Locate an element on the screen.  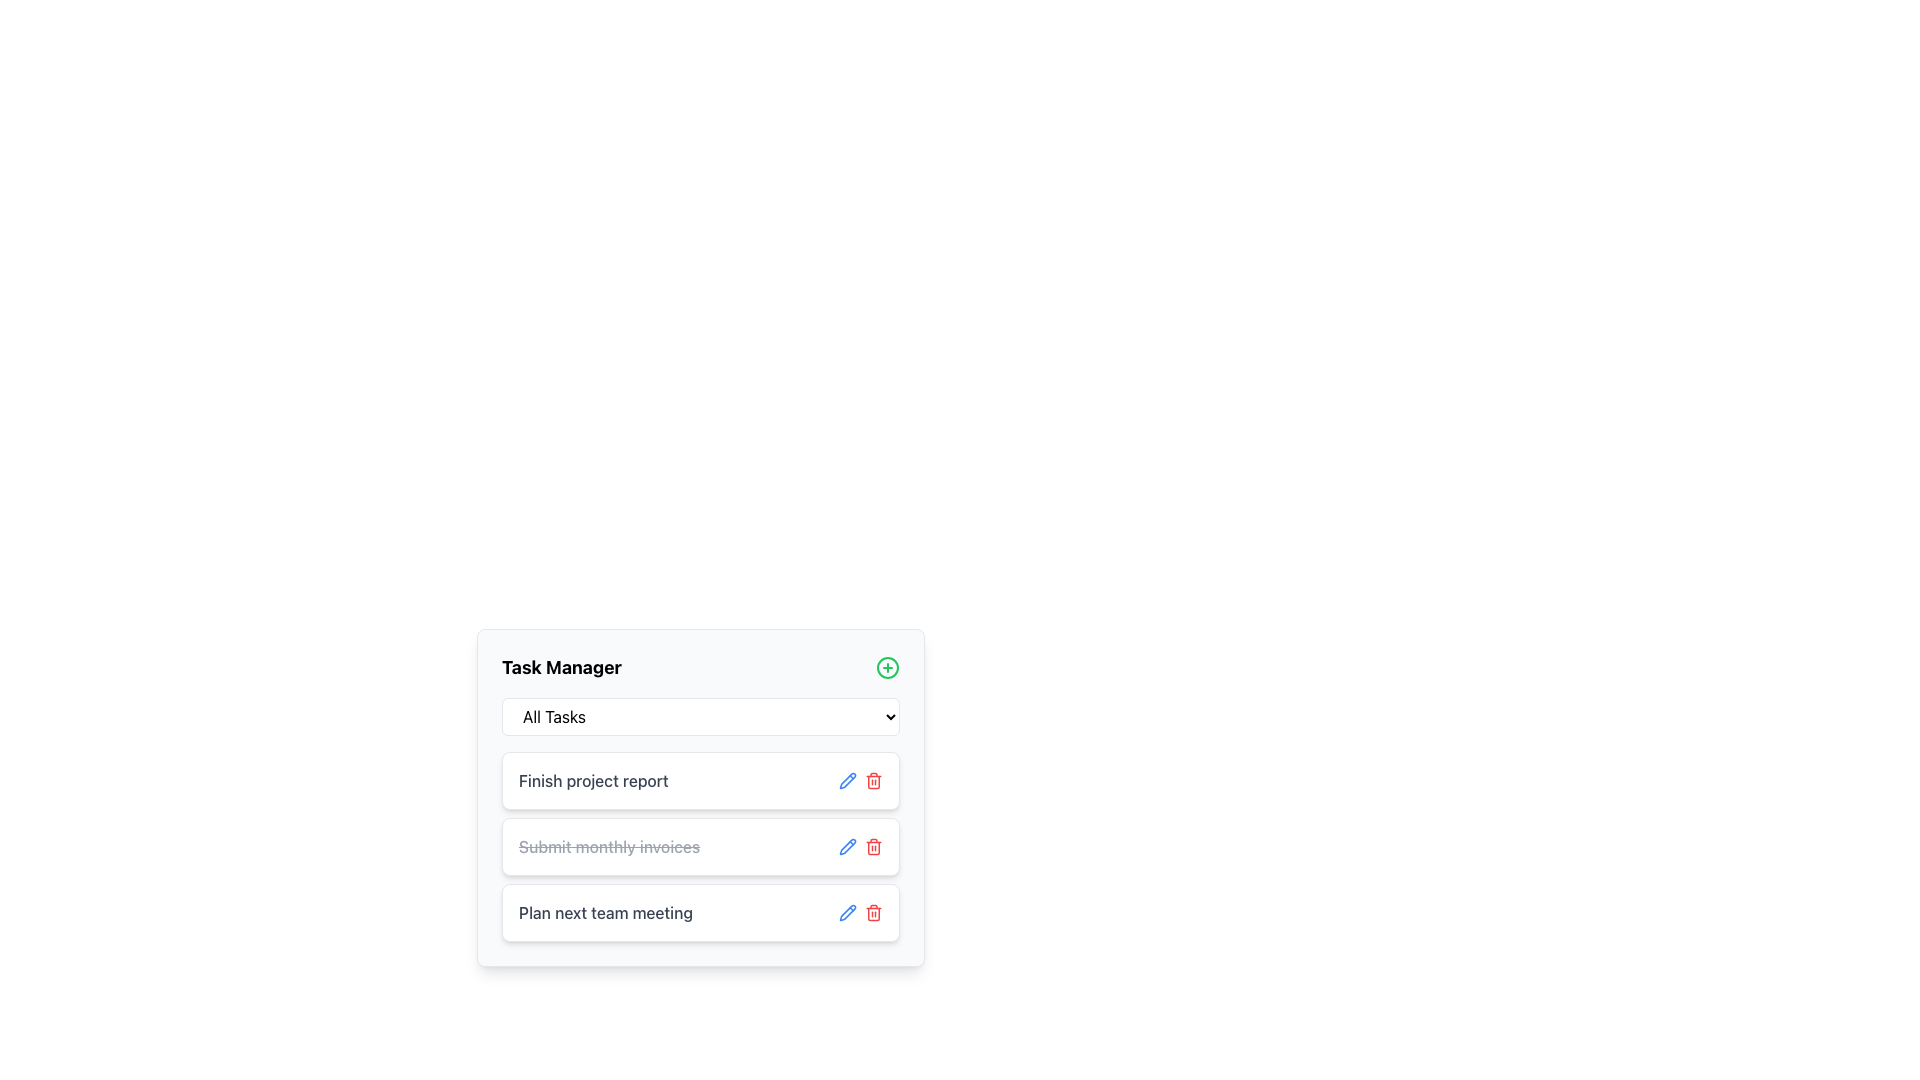
the edit icon located to the right of the 'Submit monthly invoices' task text, which is the second edit icon in the sequence, to initiate edit mode is located at coordinates (848, 847).